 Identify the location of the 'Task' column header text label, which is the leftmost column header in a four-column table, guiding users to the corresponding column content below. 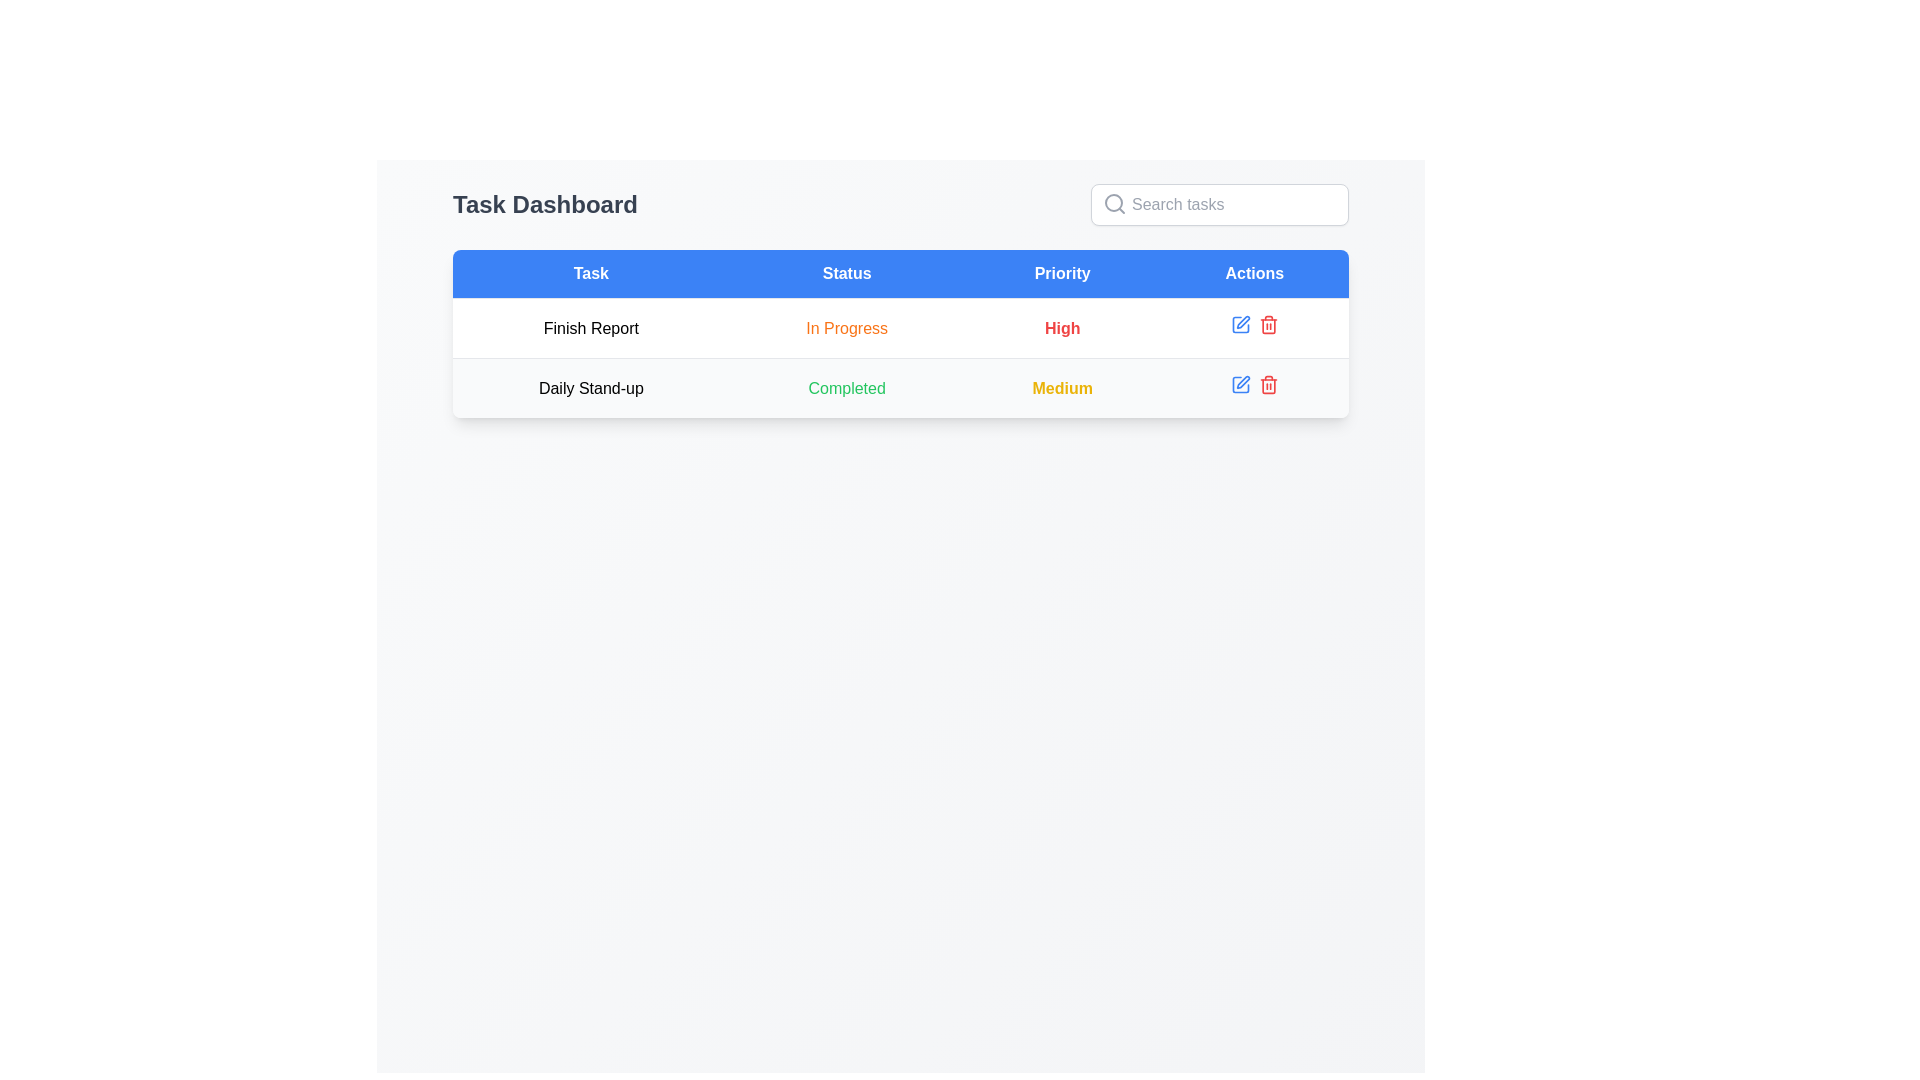
(590, 274).